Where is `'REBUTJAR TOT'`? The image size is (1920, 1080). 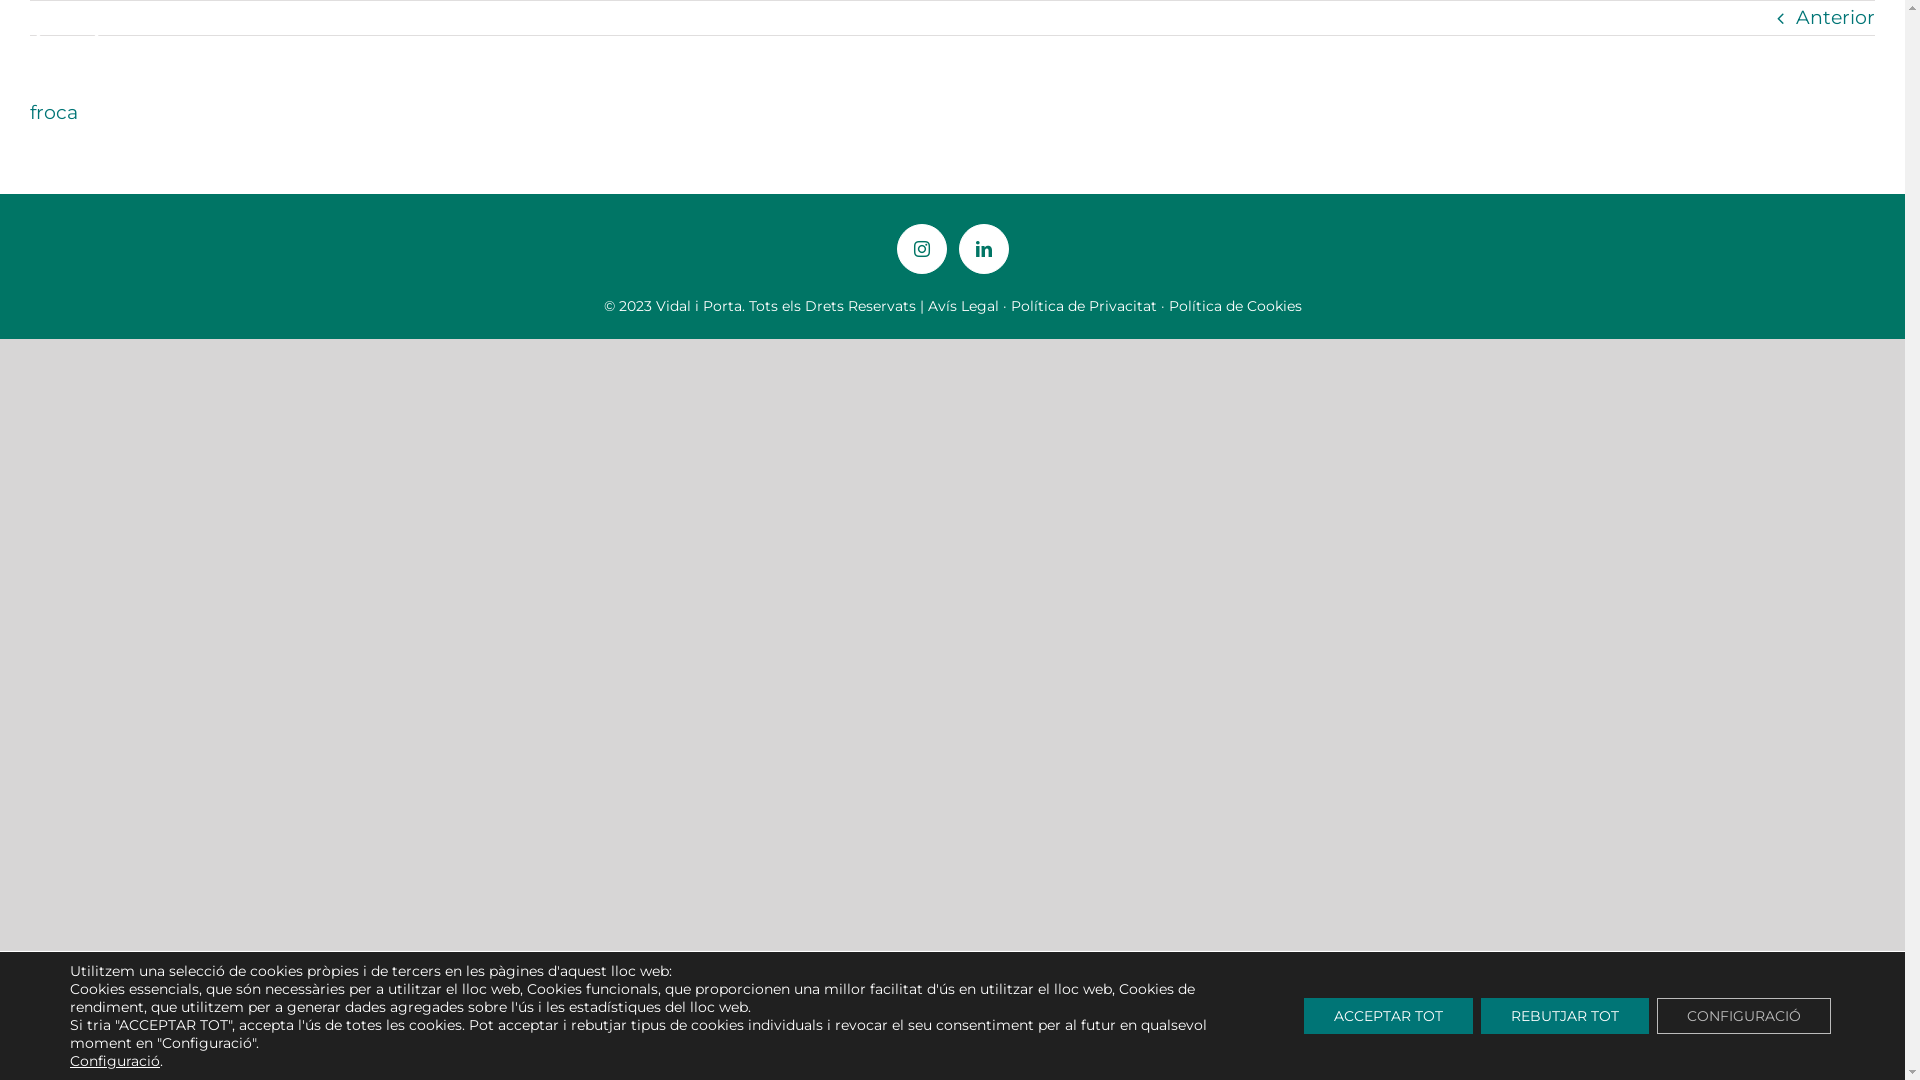
'REBUTJAR TOT' is located at coordinates (1563, 1015).